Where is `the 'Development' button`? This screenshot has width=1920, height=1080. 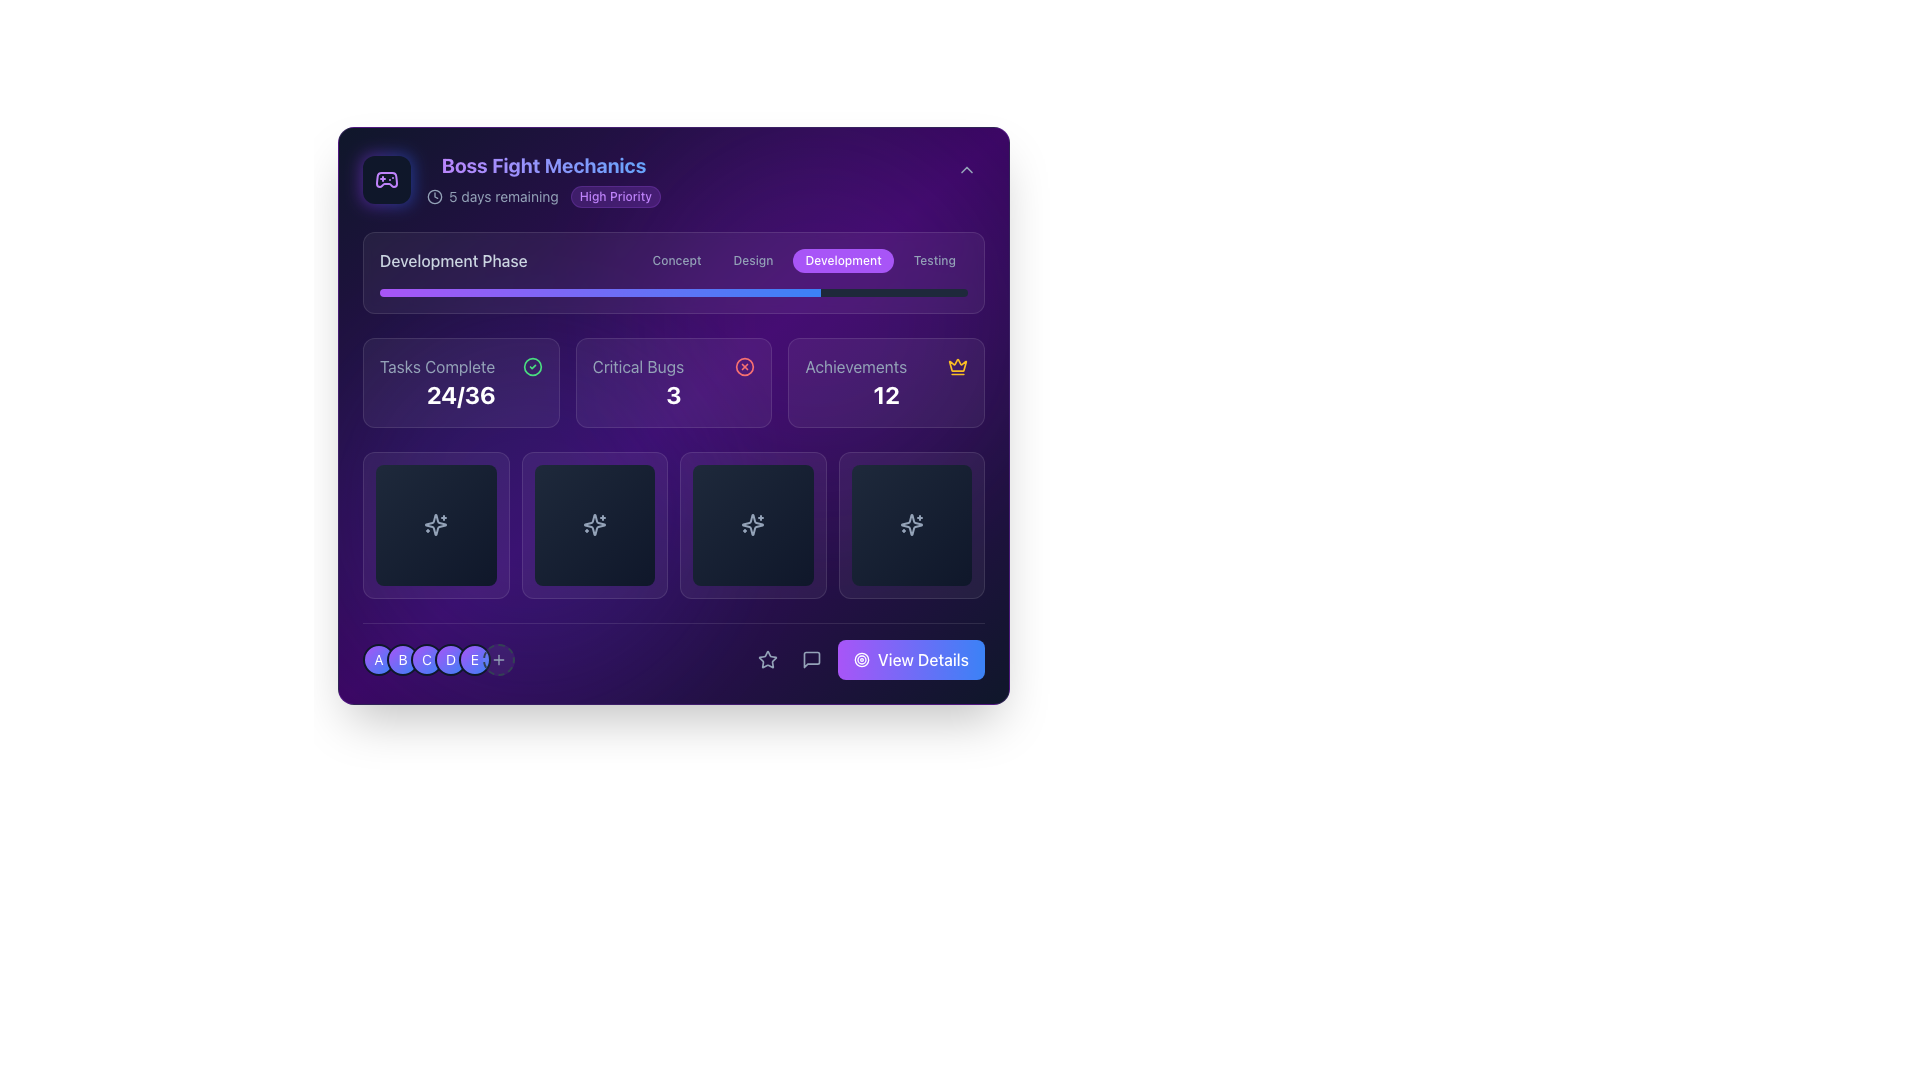 the 'Development' button is located at coordinates (804, 260).